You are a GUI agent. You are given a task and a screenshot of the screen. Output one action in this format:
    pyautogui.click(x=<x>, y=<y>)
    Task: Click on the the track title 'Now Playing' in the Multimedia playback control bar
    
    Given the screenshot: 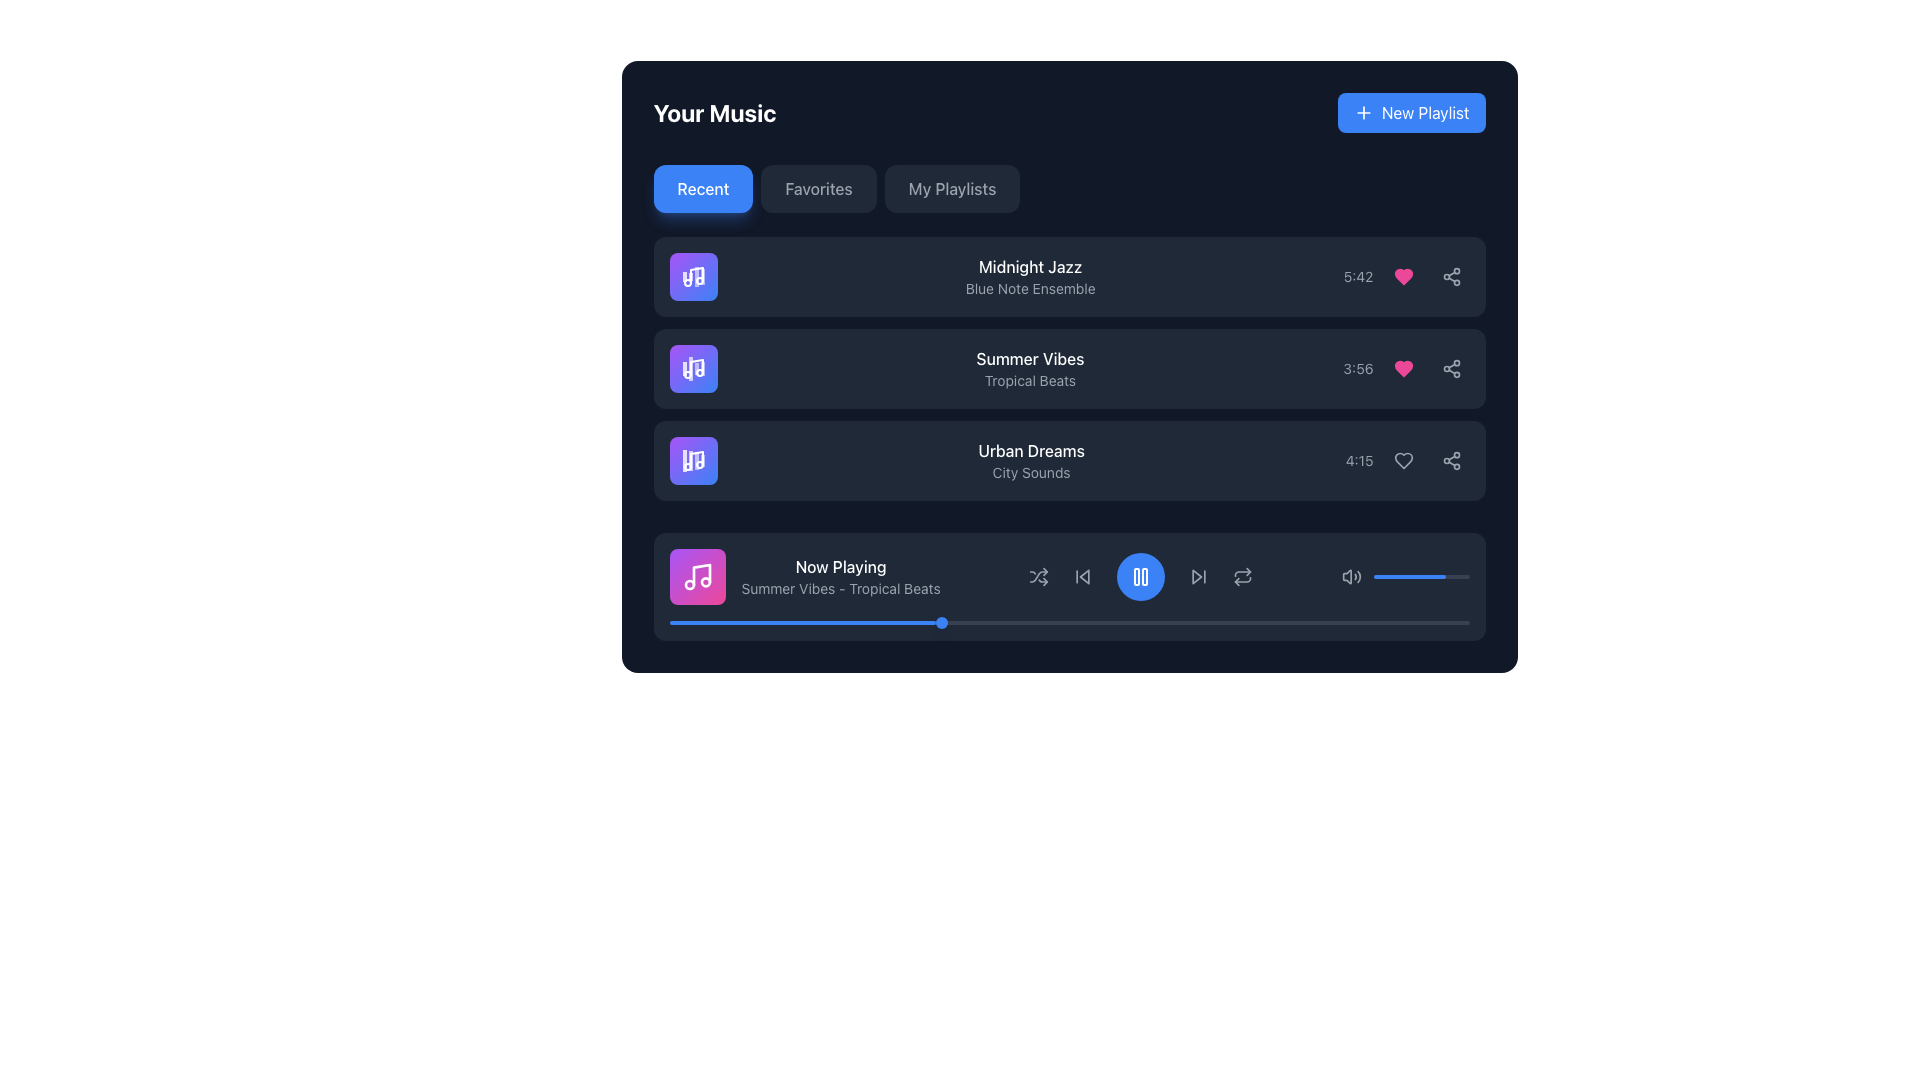 What is the action you would take?
    pyautogui.click(x=1068, y=577)
    